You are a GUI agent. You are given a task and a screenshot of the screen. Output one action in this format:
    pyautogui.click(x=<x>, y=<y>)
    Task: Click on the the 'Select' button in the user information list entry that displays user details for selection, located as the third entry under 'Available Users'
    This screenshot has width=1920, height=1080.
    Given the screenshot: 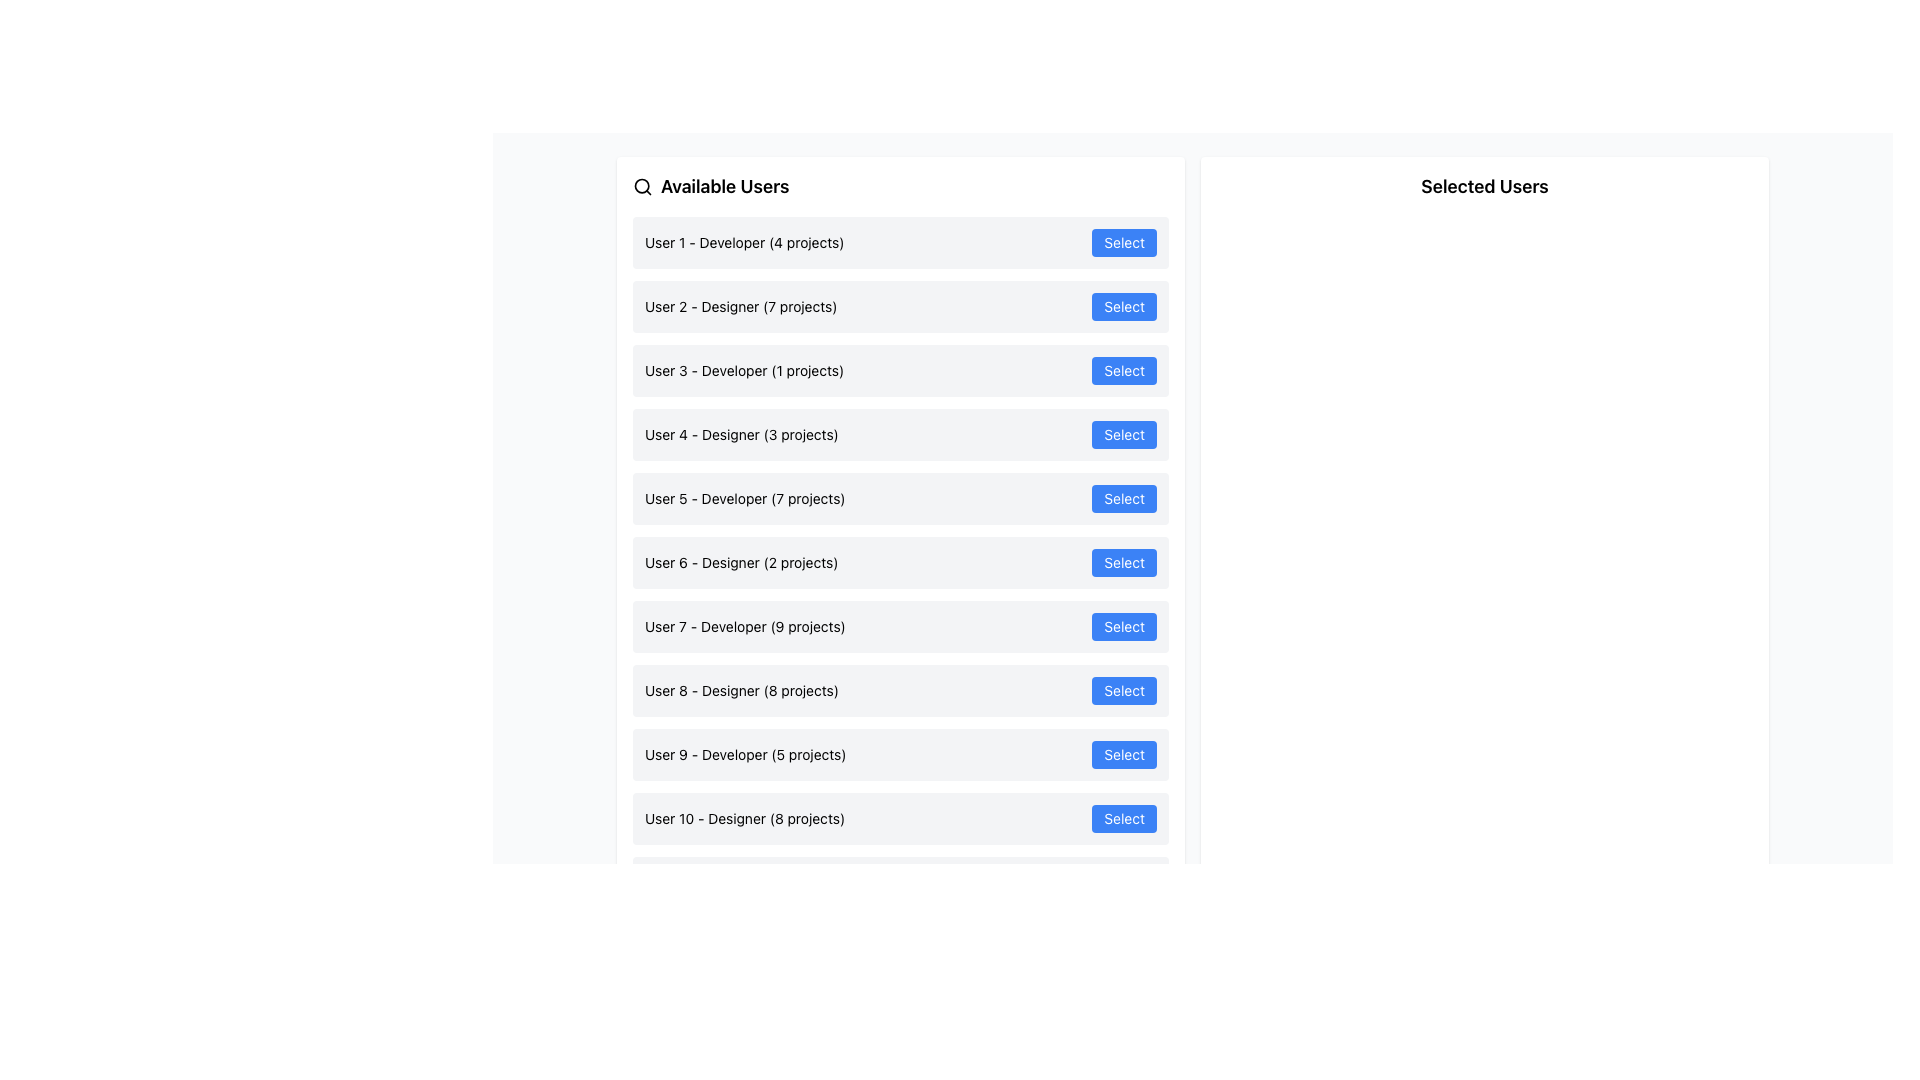 What is the action you would take?
    pyautogui.click(x=900, y=370)
    